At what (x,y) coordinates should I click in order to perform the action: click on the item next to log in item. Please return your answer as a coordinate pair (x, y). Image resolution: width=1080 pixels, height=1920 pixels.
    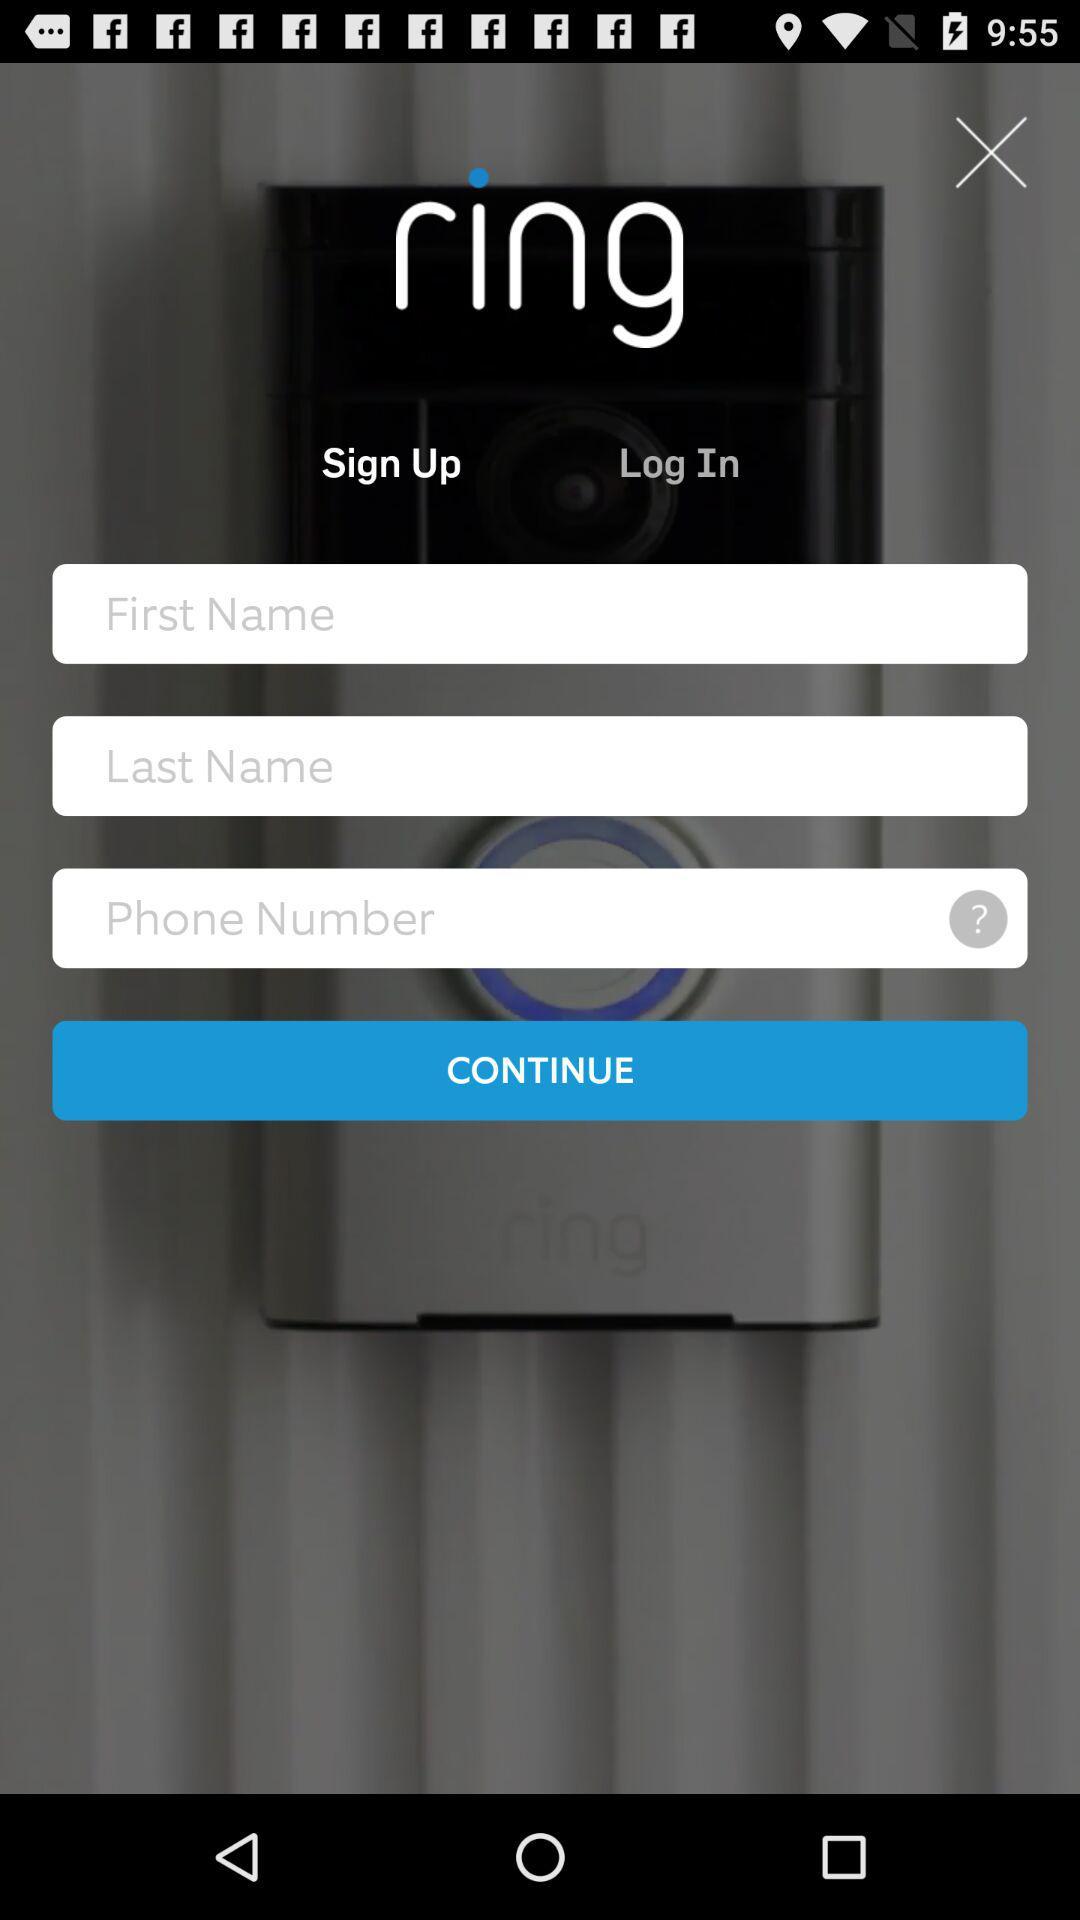
    Looking at the image, I should click on (309, 460).